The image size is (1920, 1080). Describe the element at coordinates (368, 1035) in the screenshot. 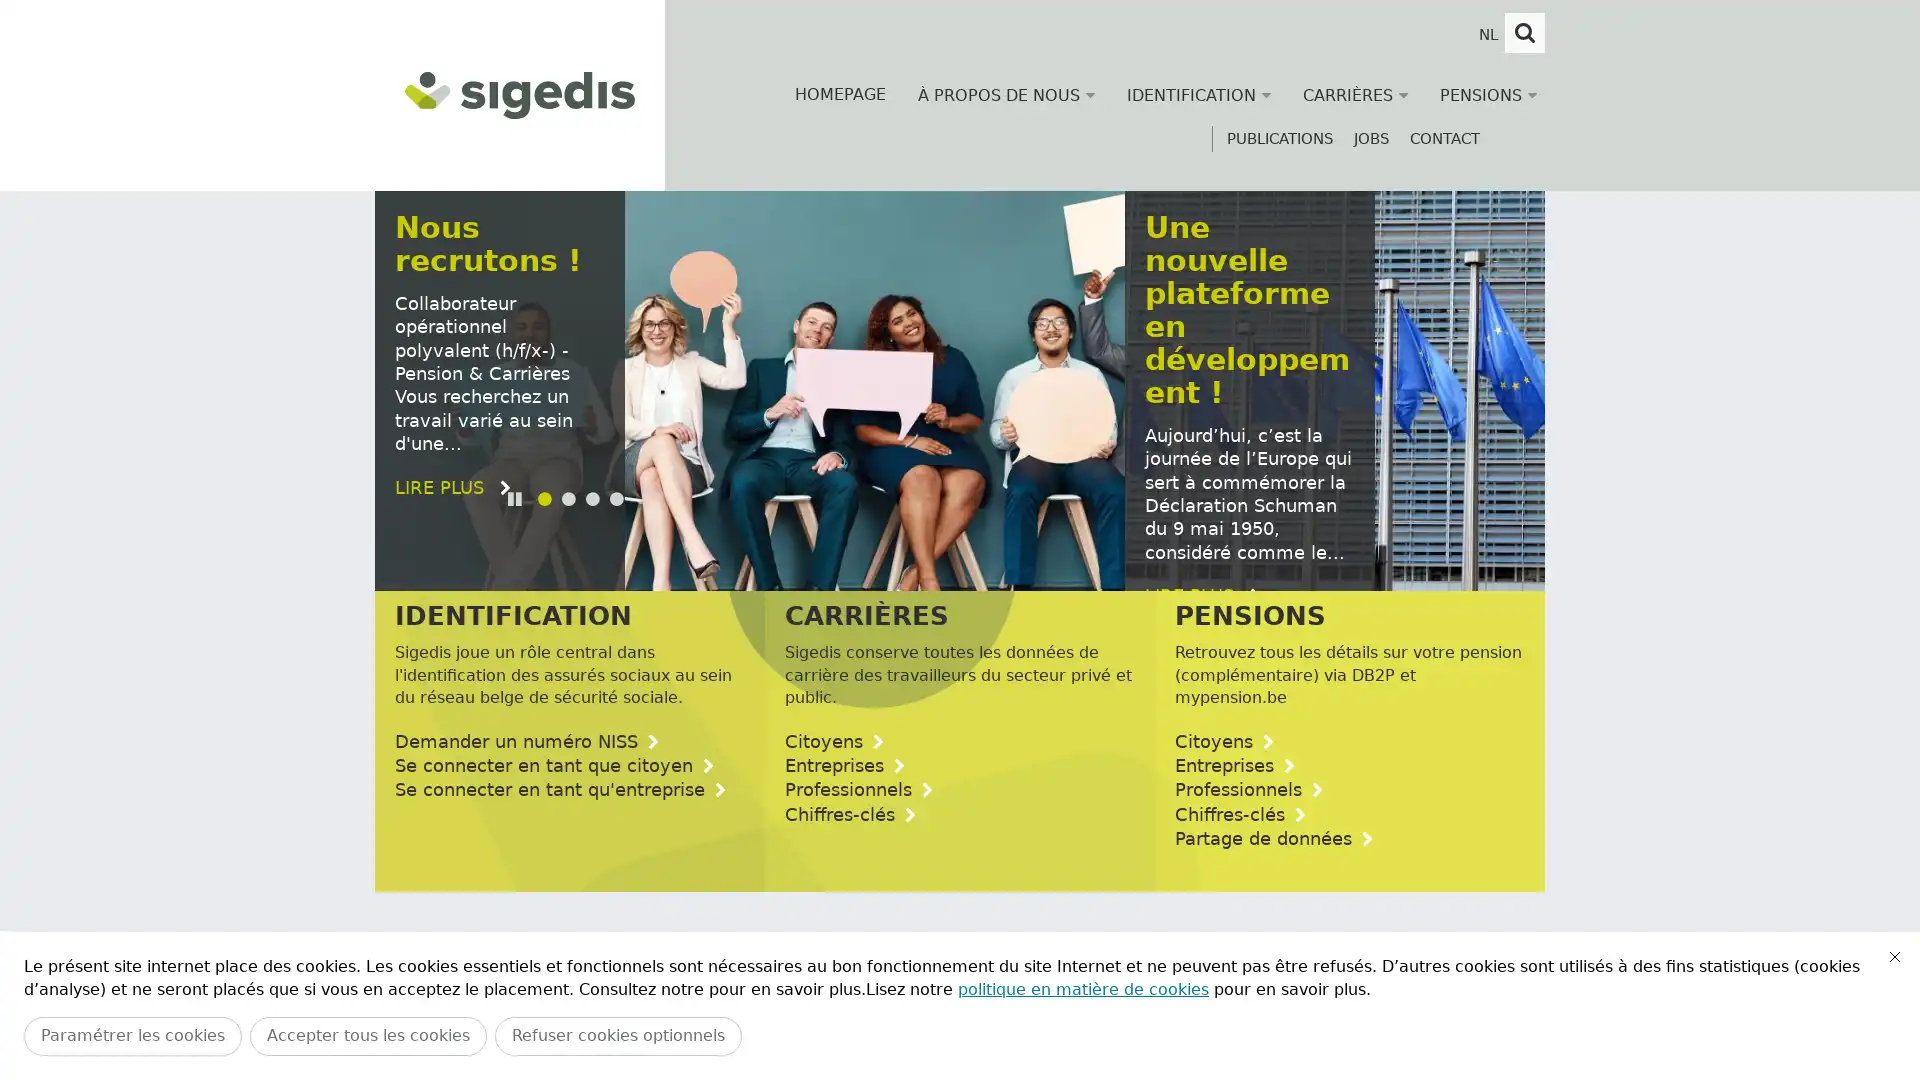

I see `Accepter tous les cookies` at that location.